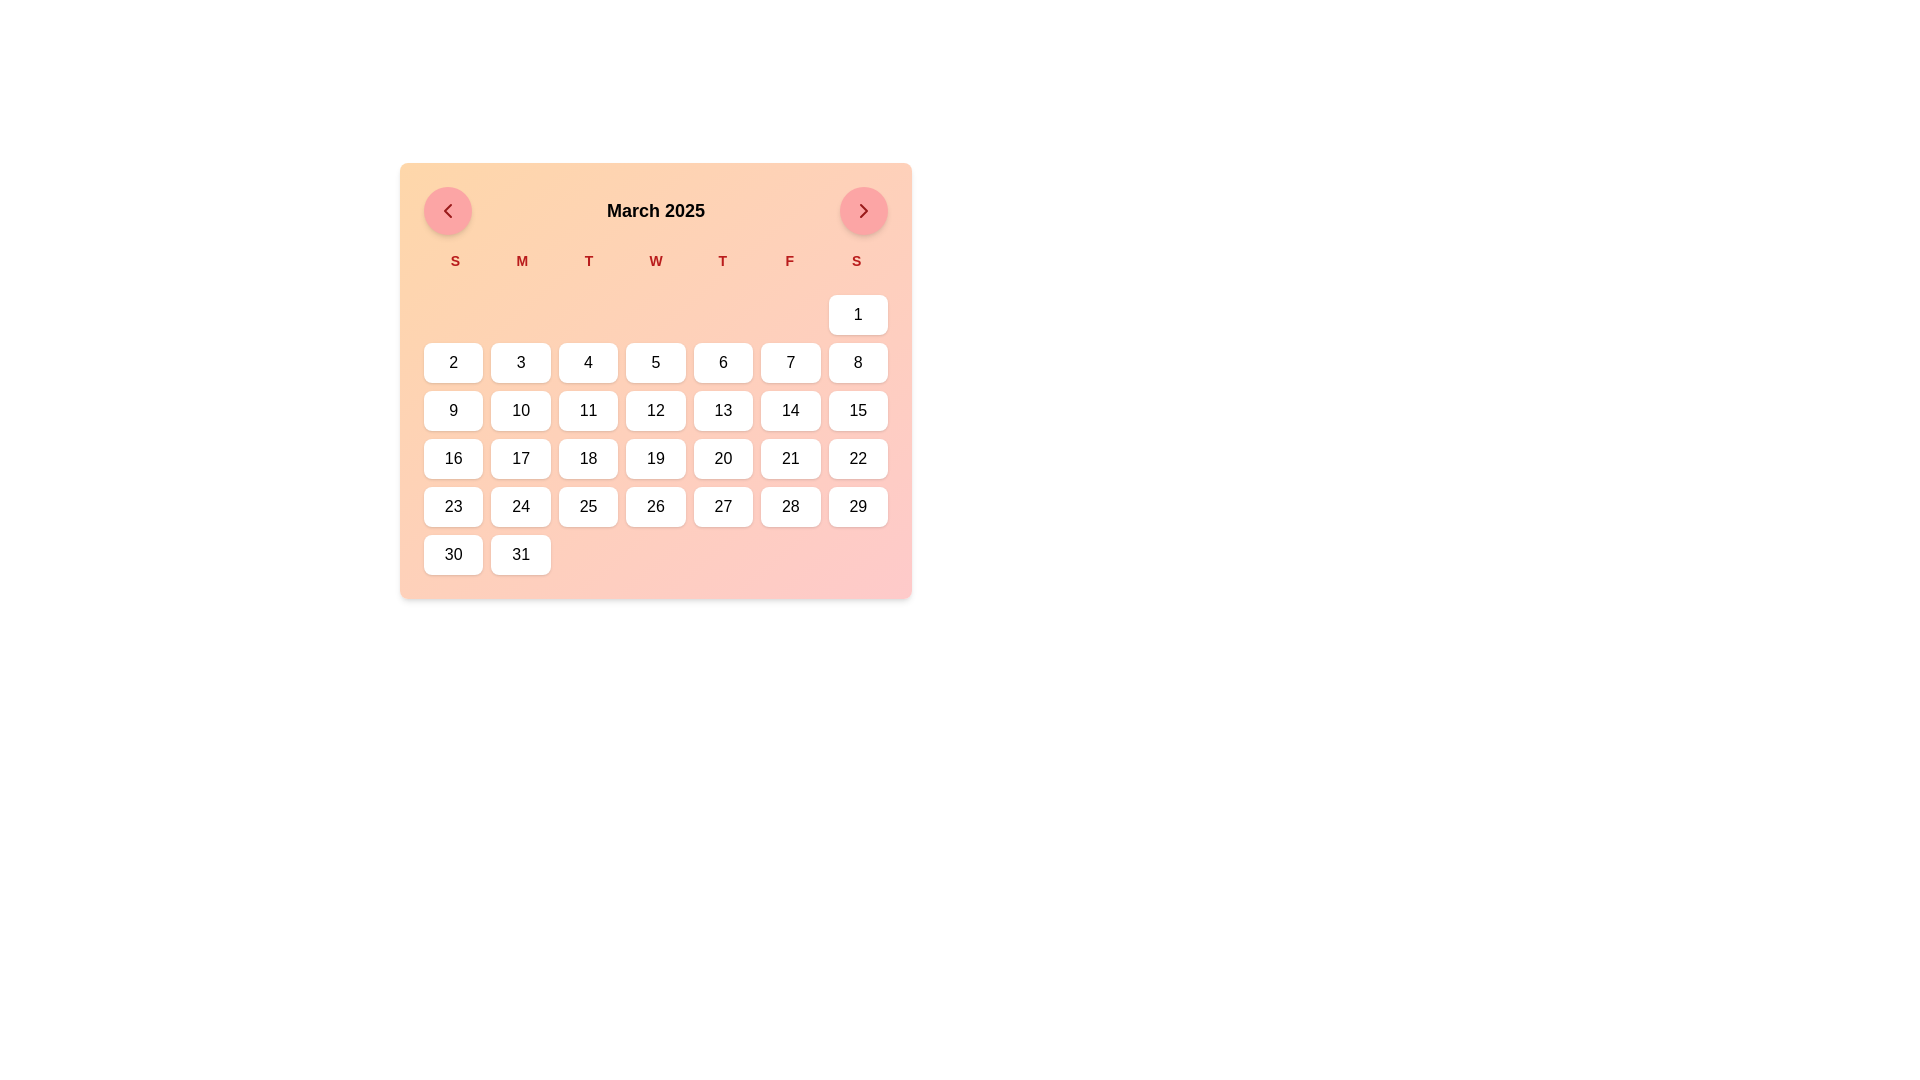  I want to click on the square button labeled '24' located in the fourth column and fifth row of the calendar grid, so click(521, 505).